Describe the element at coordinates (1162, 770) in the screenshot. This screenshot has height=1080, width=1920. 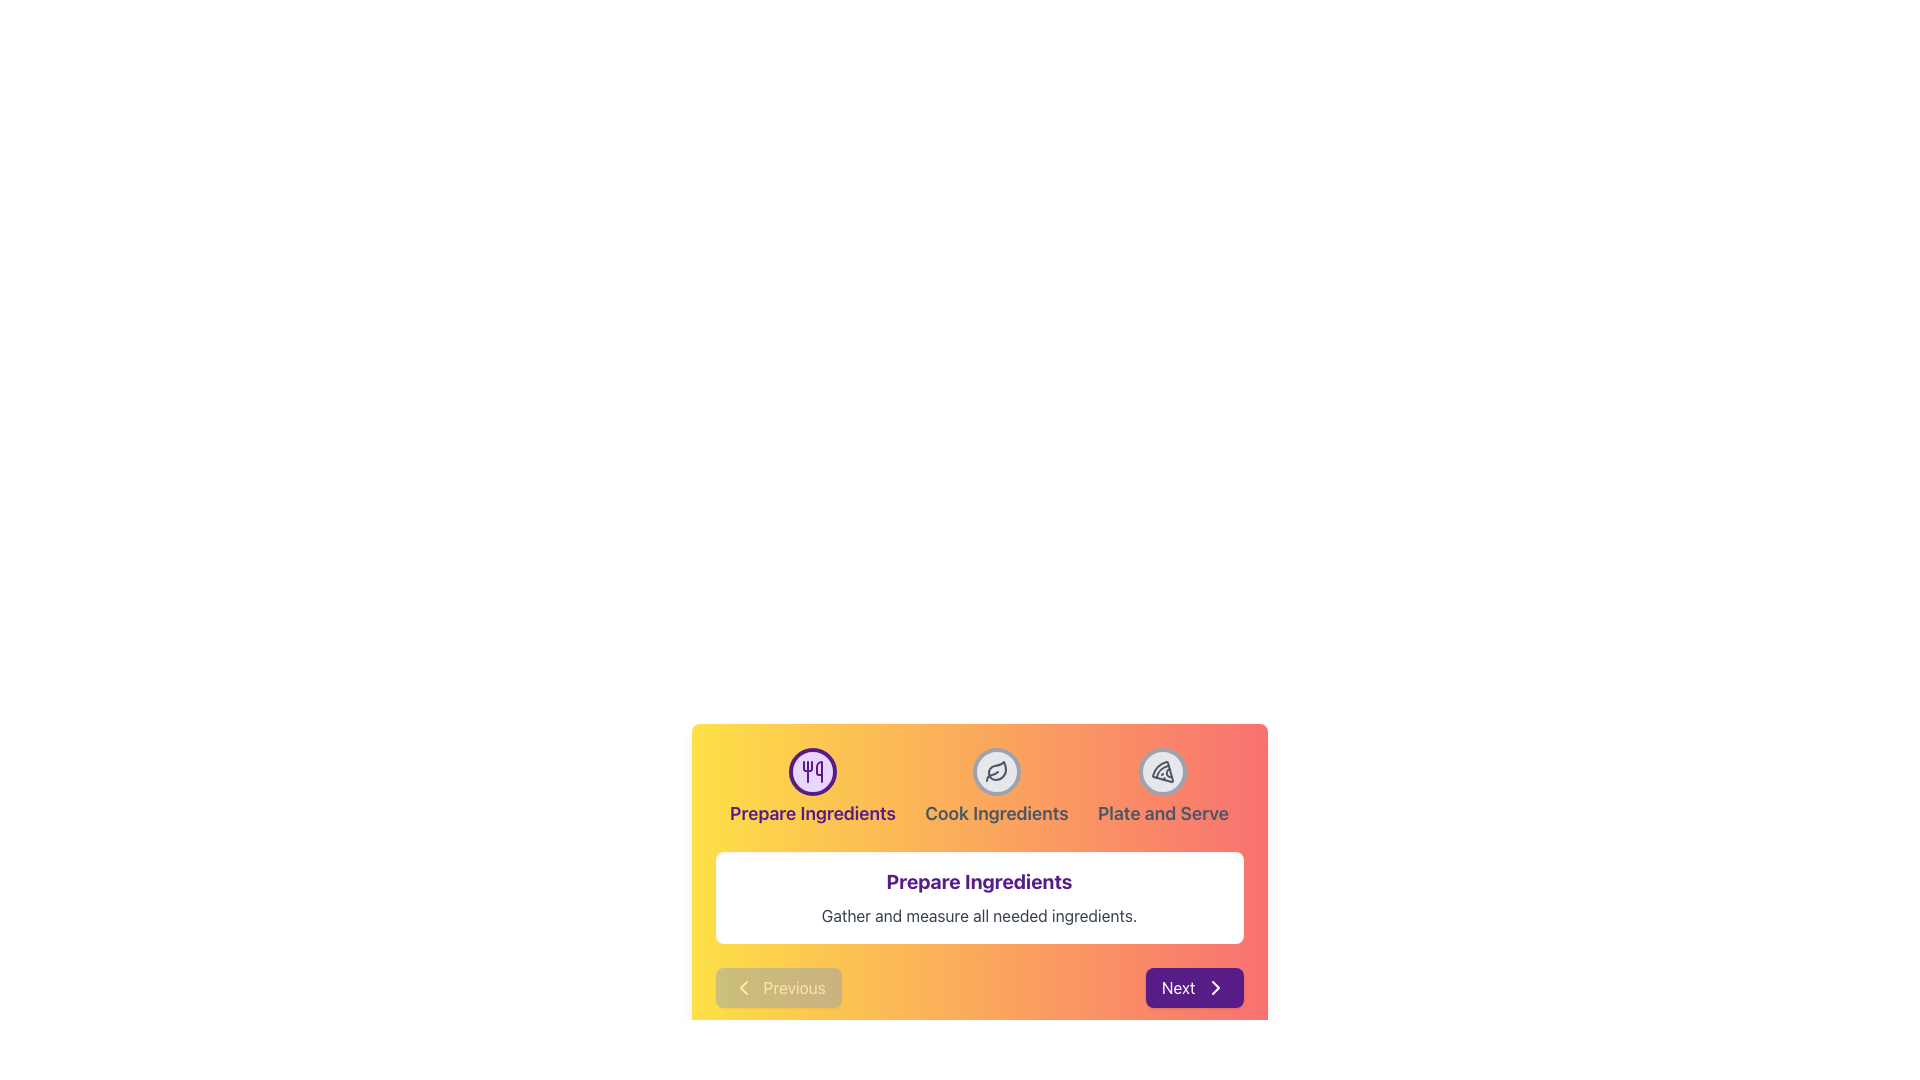
I see `the third icon from the left in the horizontal group related to serving or finalizing preparations, located at the upper segment of a colorful card` at that location.